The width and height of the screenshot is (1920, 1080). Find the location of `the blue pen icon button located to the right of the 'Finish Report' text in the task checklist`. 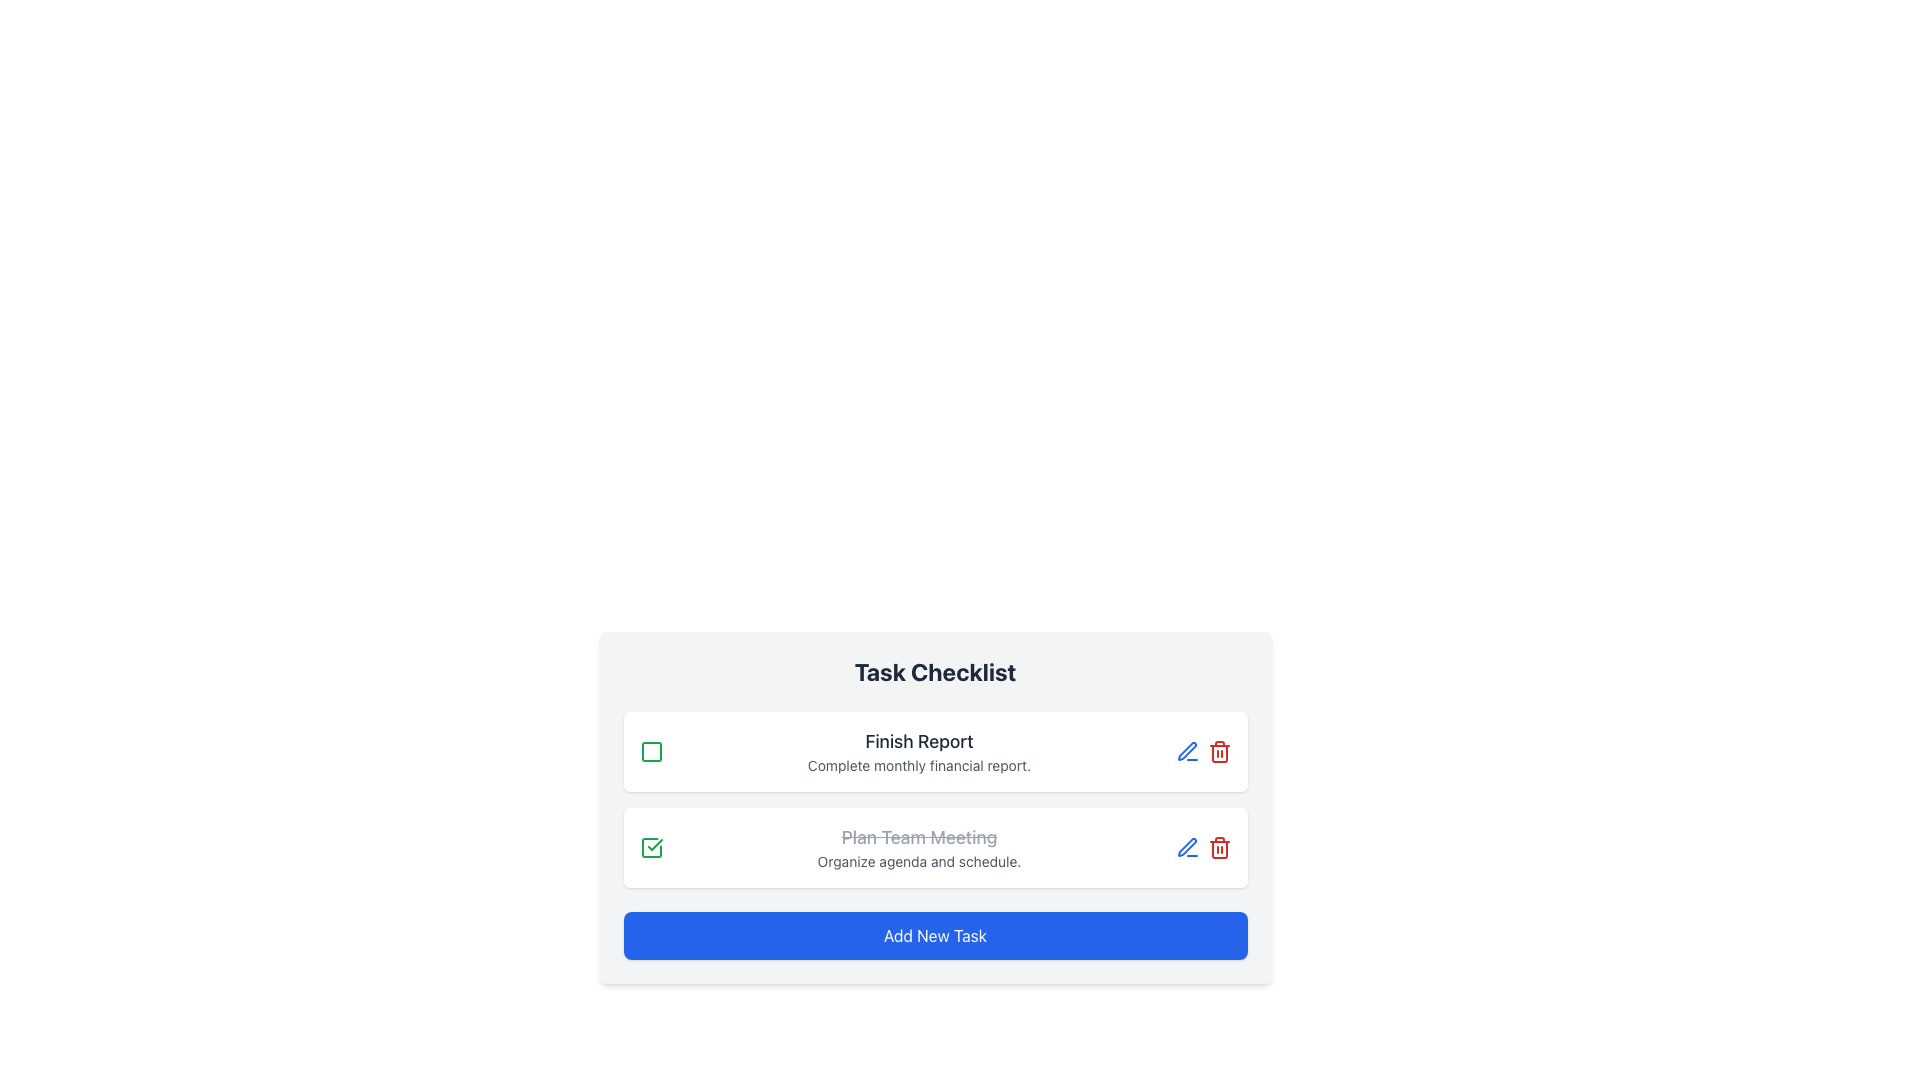

the blue pen icon button located to the right of the 'Finish Report' text in the task checklist is located at coordinates (1187, 848).